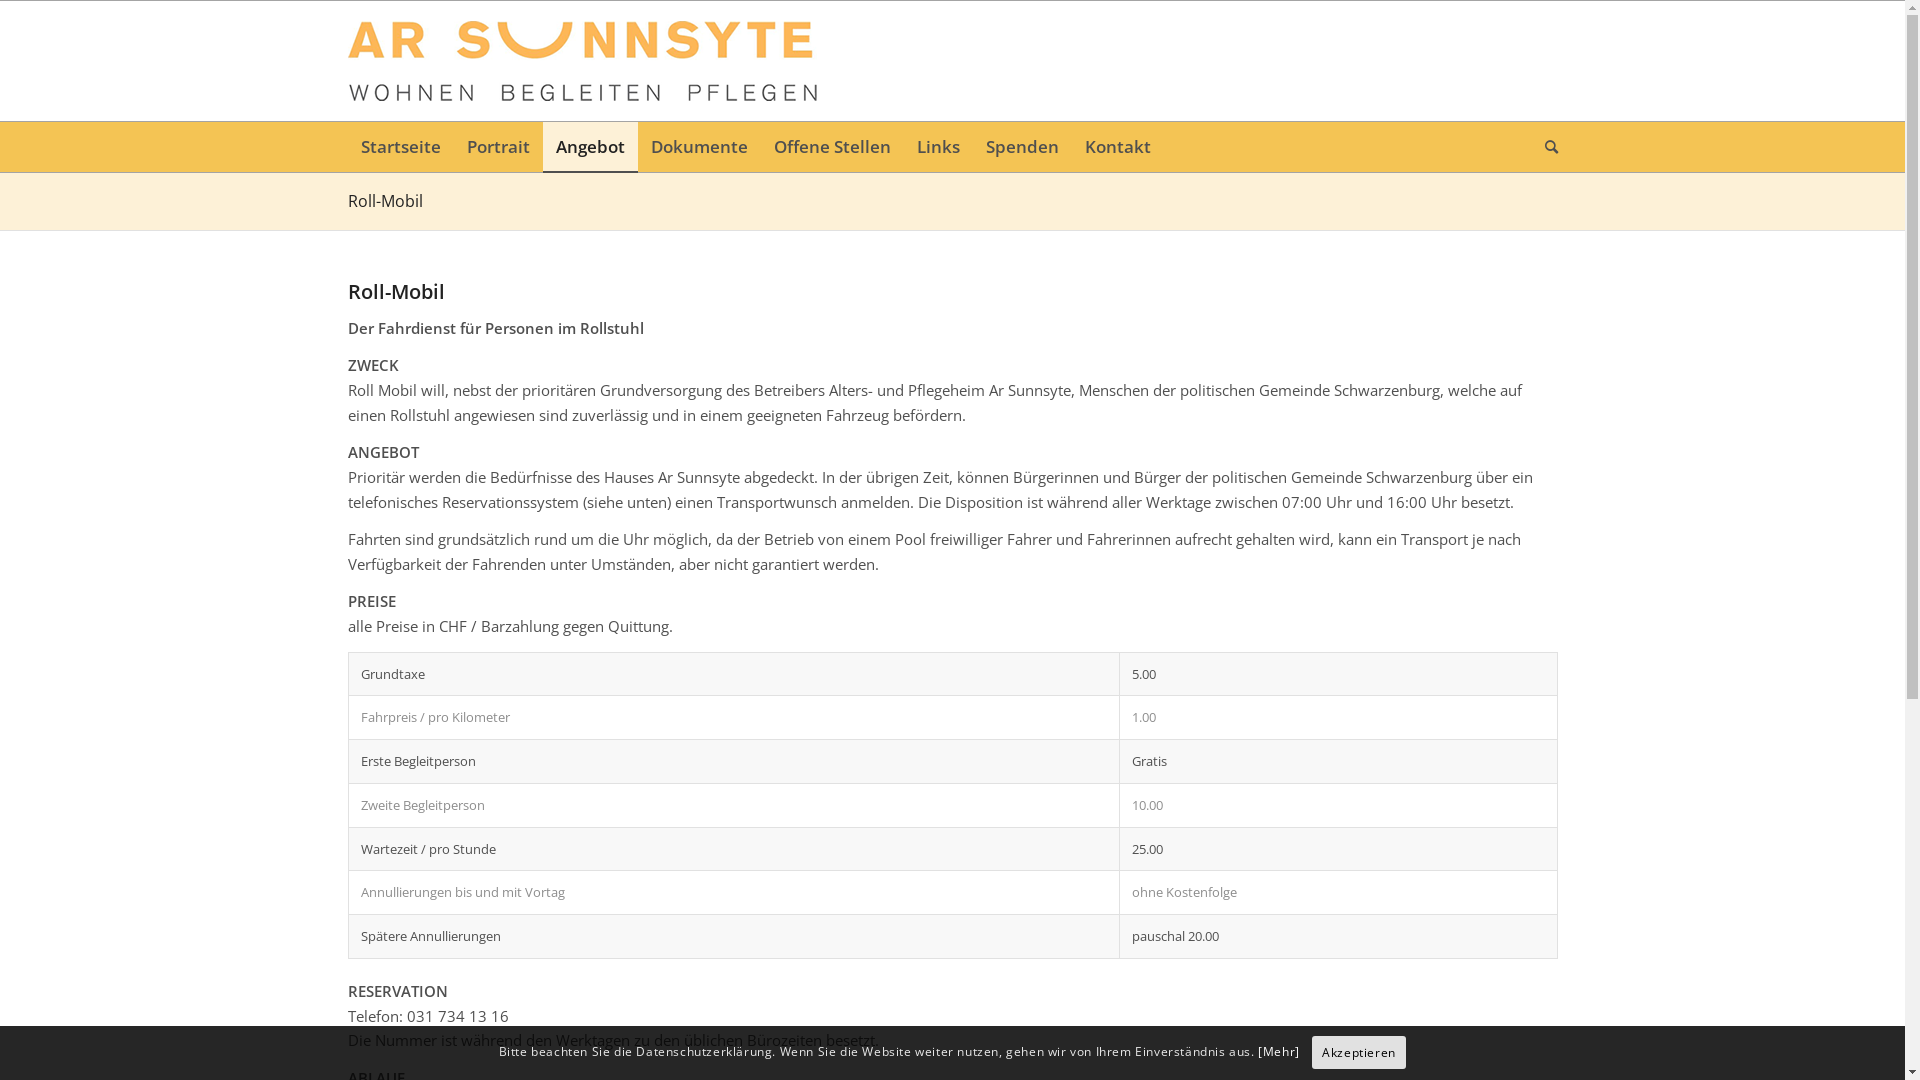 Image resolution: width=1920 pixels, height=1080 pixels. I want to click on '[Mehr]', so click(1277, 1051).